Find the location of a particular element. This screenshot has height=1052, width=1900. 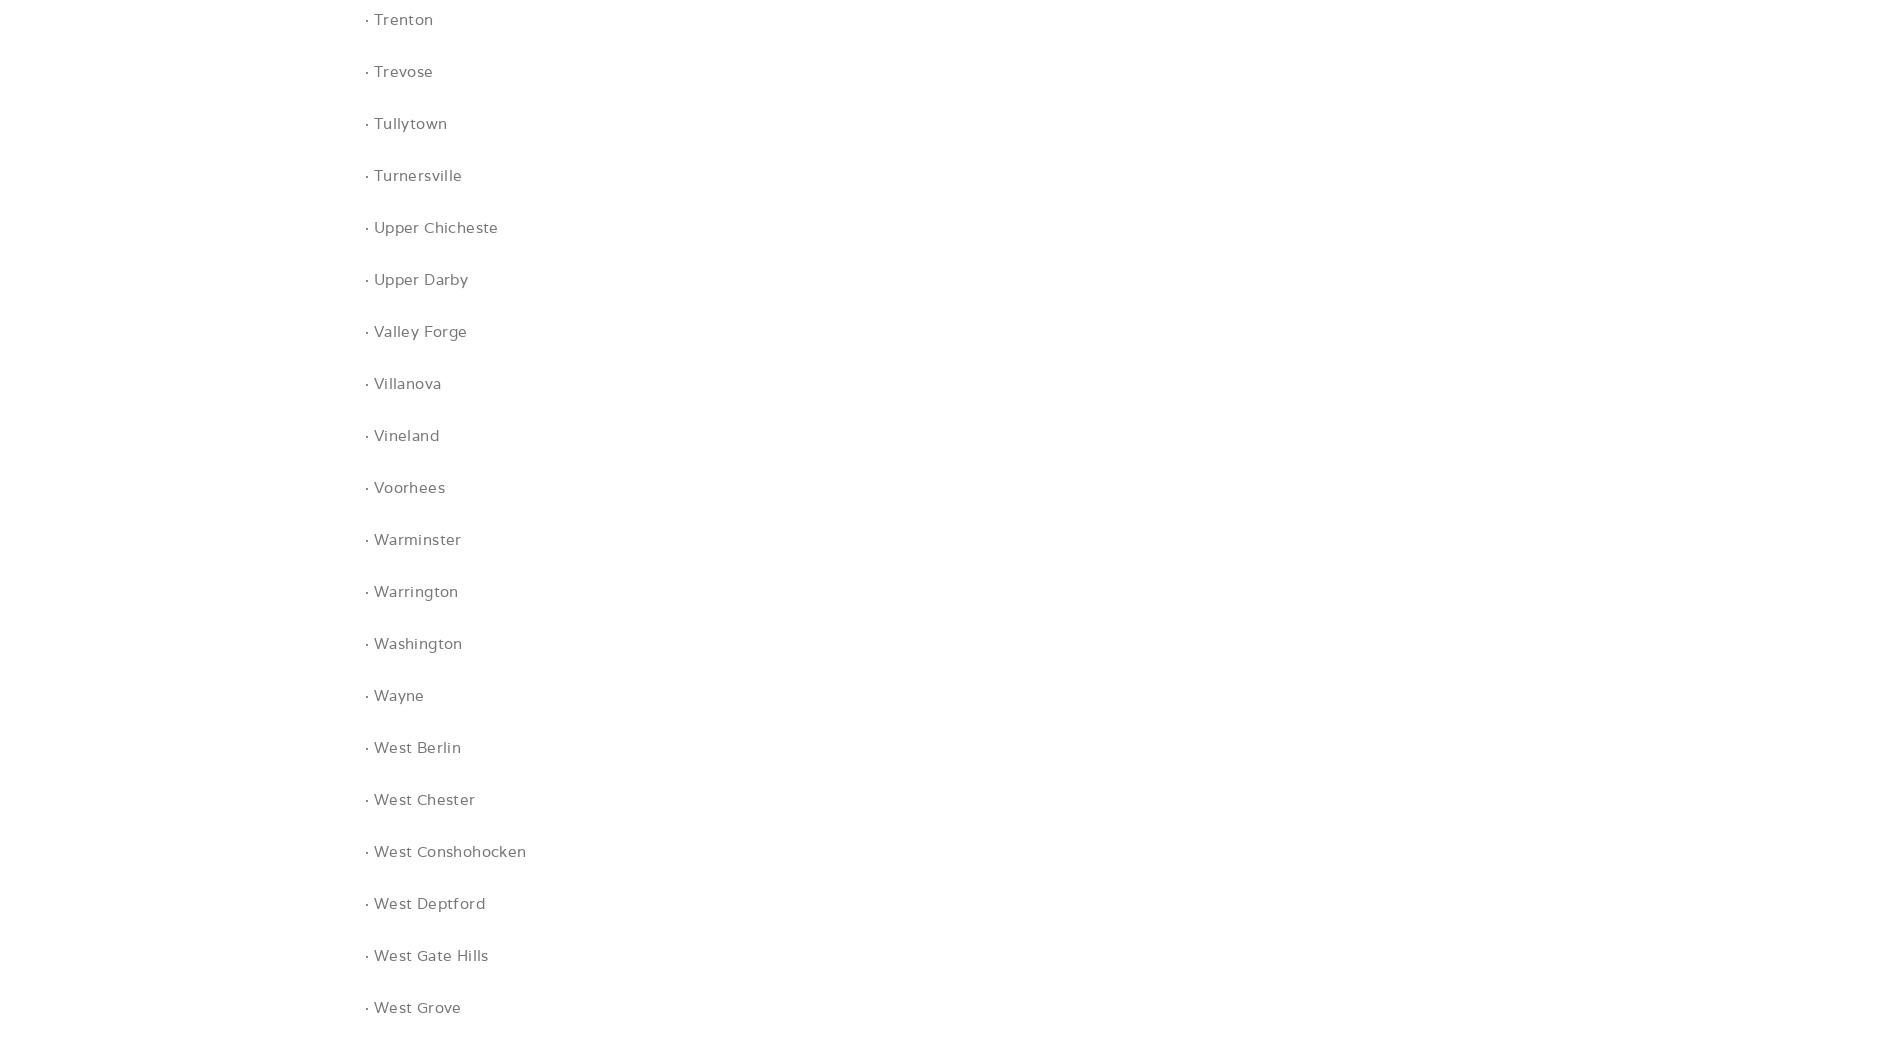

'· Upper Chicheste' is located at coordinates (363, 226).